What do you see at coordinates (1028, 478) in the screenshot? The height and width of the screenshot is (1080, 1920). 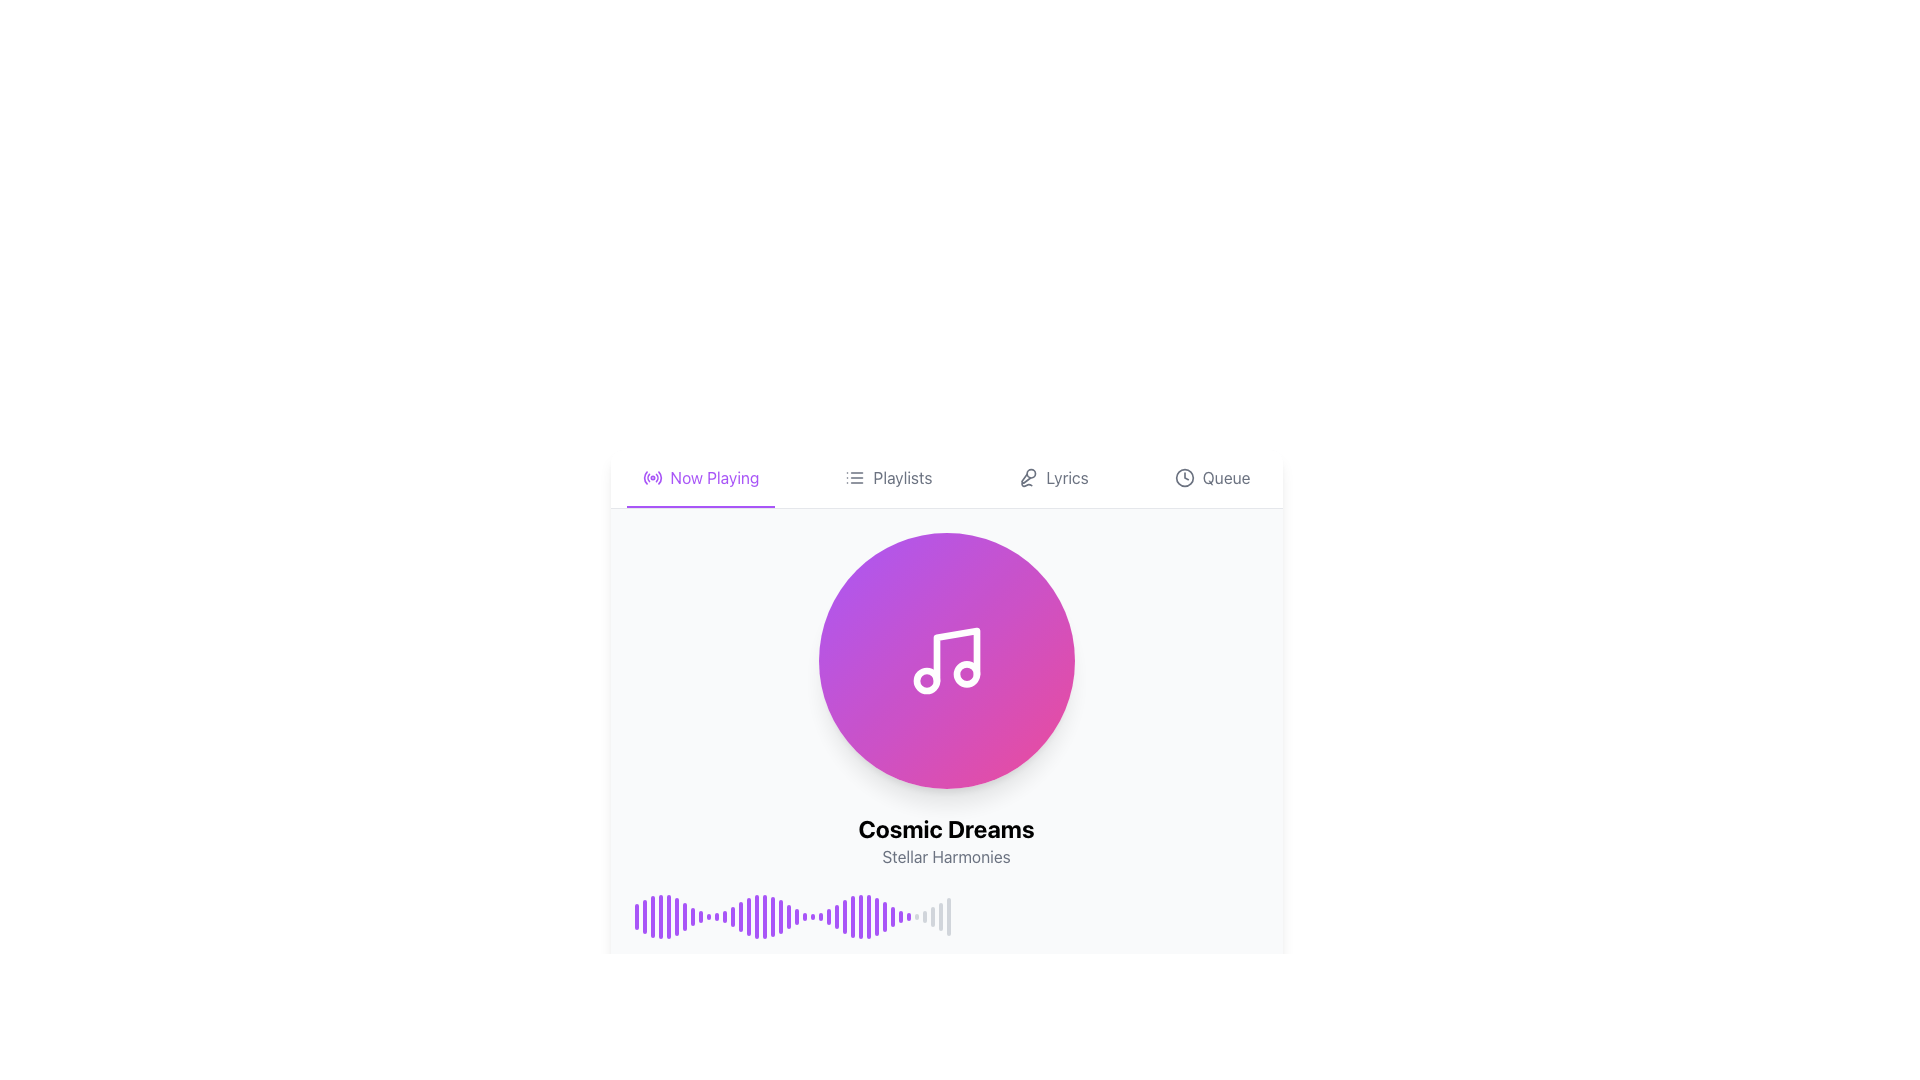 I see `the 'Lyrics' icon in the header navigation` at bounding box center [1028, 478].